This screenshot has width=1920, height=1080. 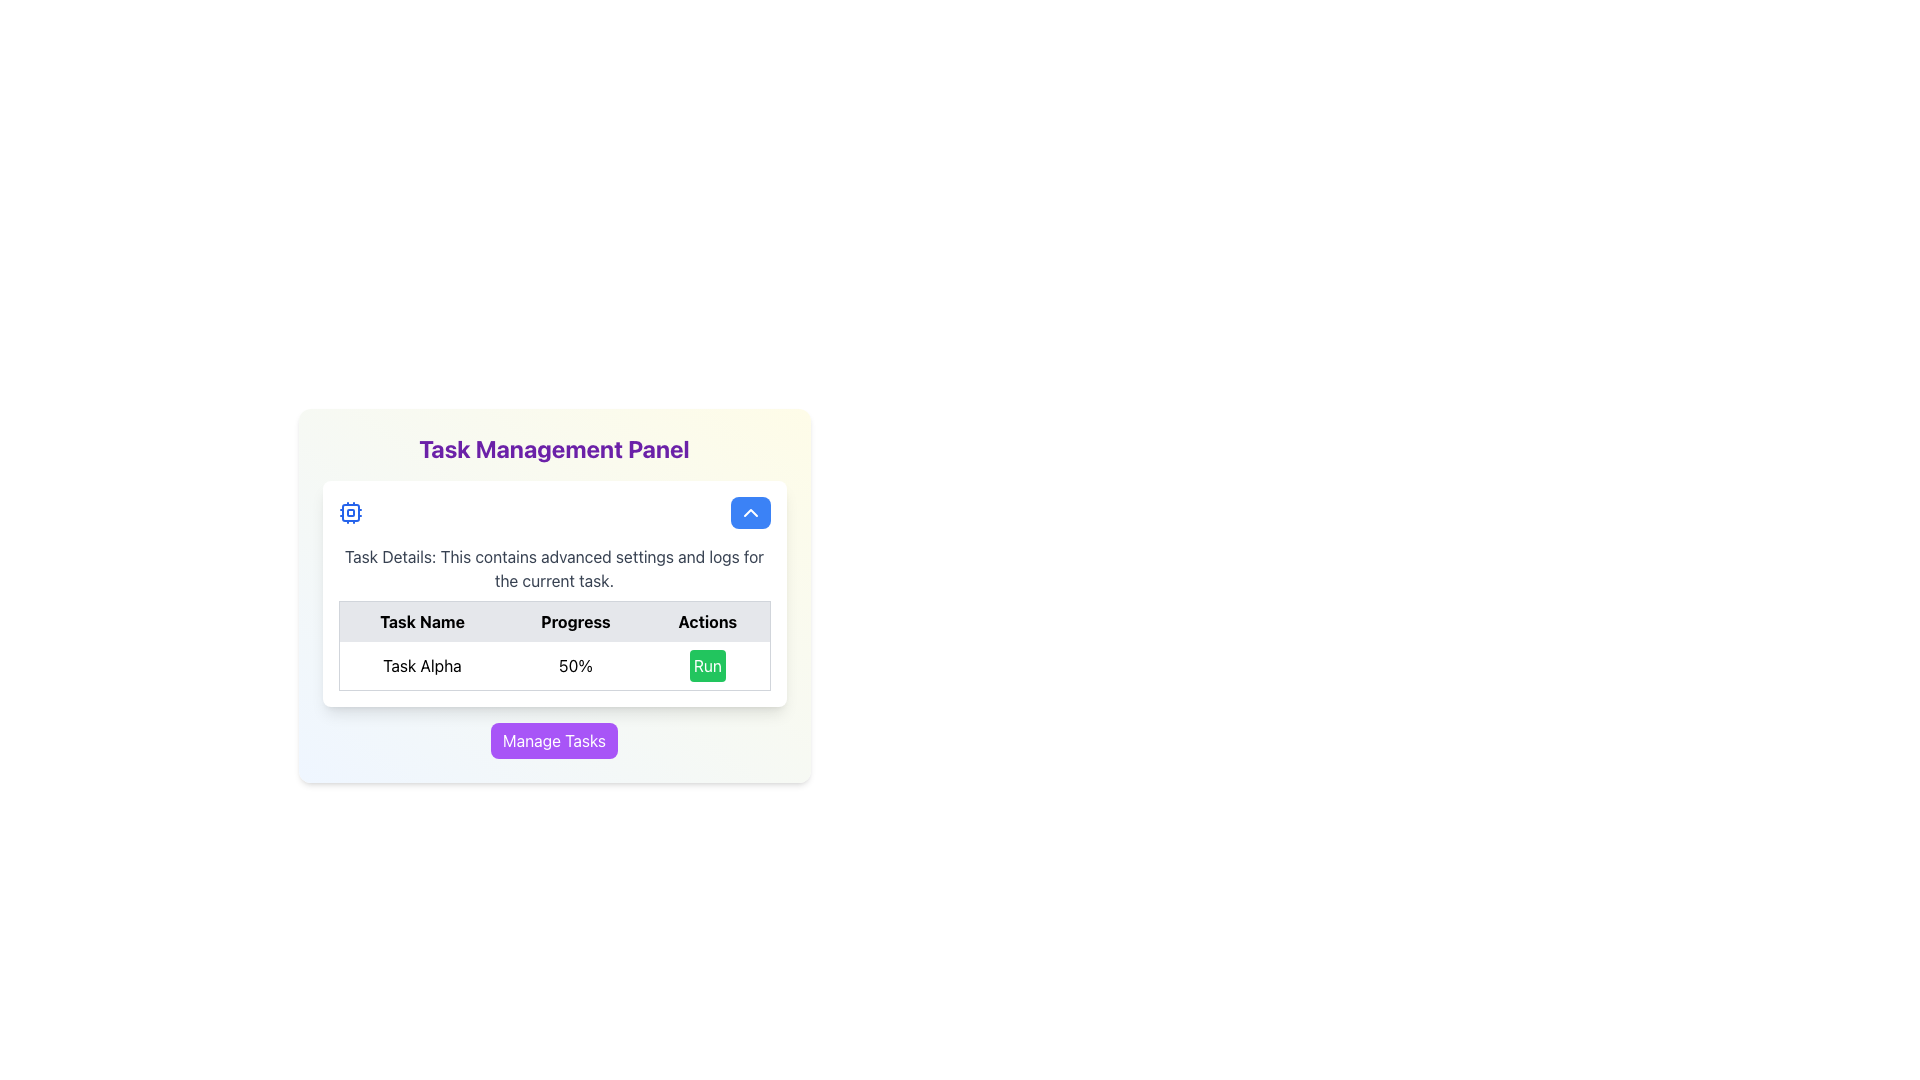 What do you see at coordinates (708, 666) in the screenshot?
I see `the green 'Run' button with rounded corners located in the 'Actions' column of the table, associated with 'Task Alpha'` at bounding box center [708, 666].